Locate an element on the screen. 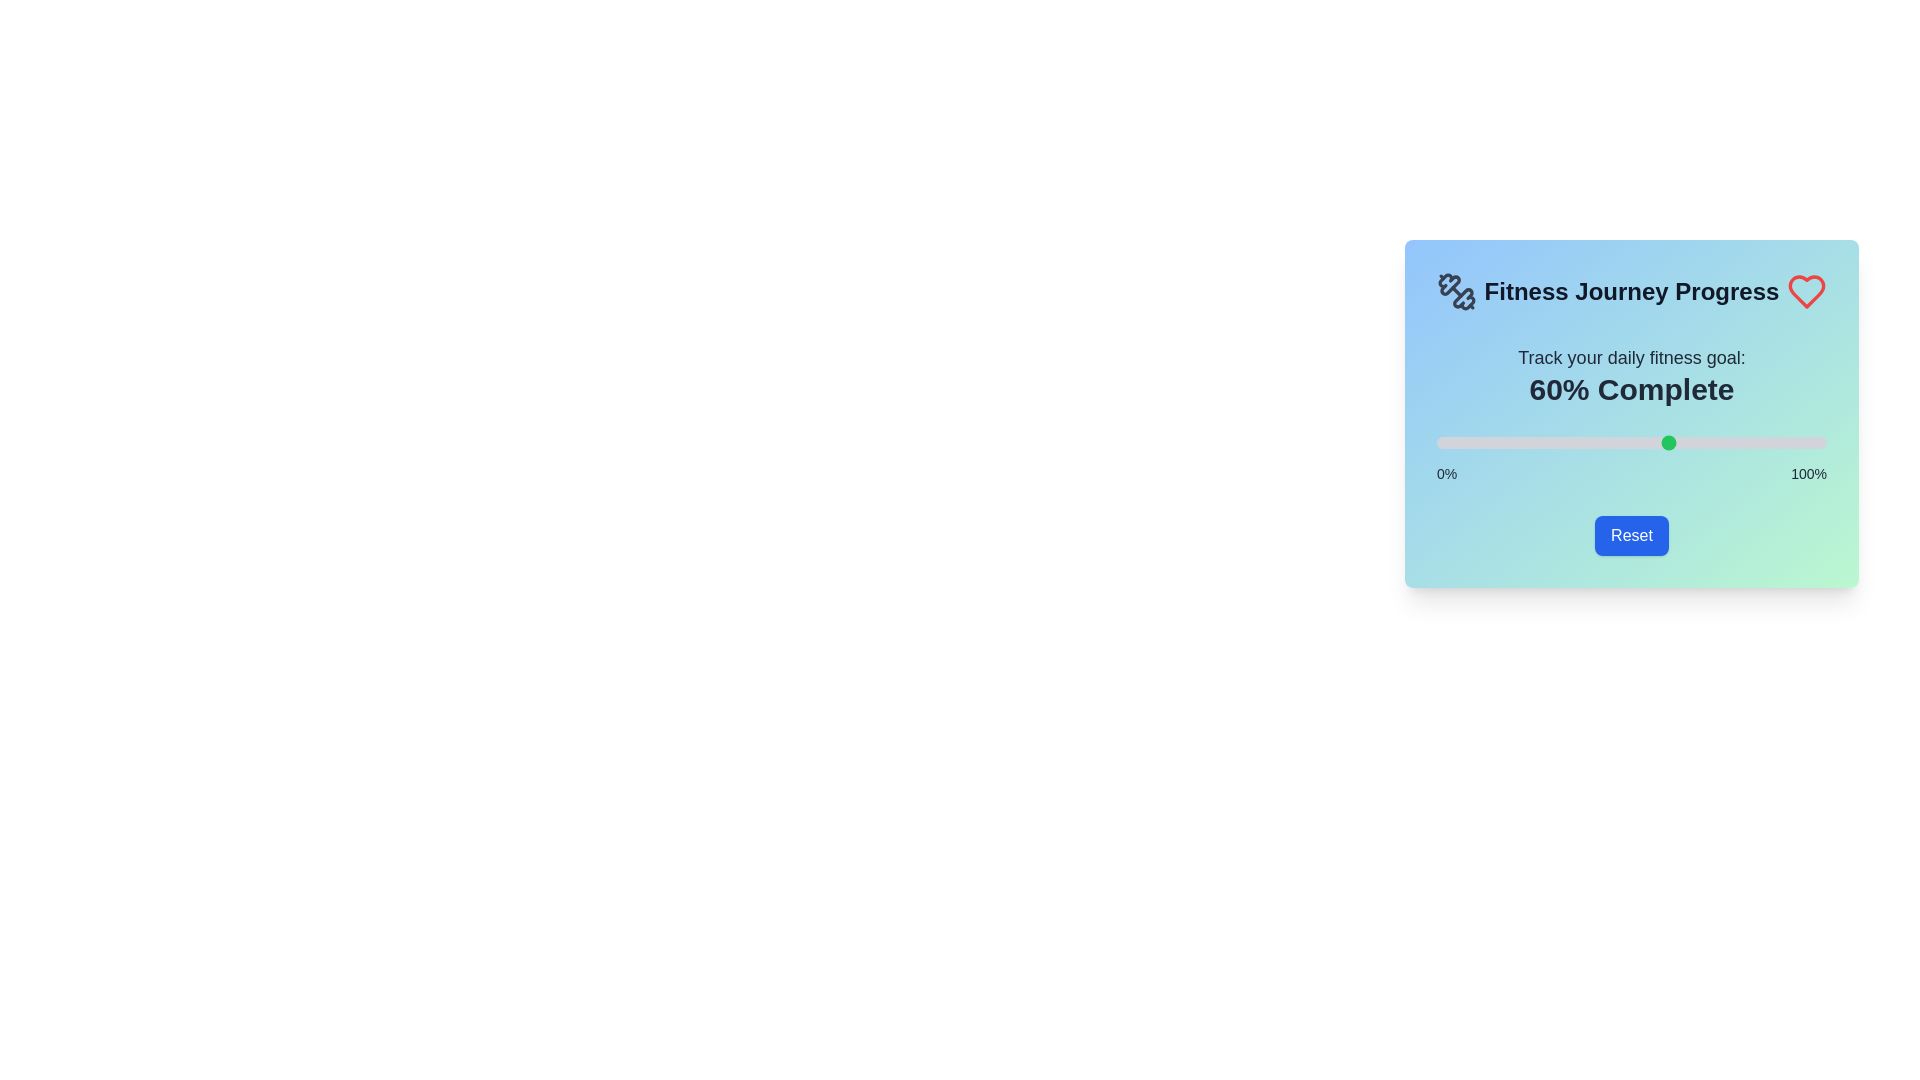 The height and width of the screenshot is (1080, 1920). the Reset button to set the progress back to 0% is located at coordinates (1632, 535).